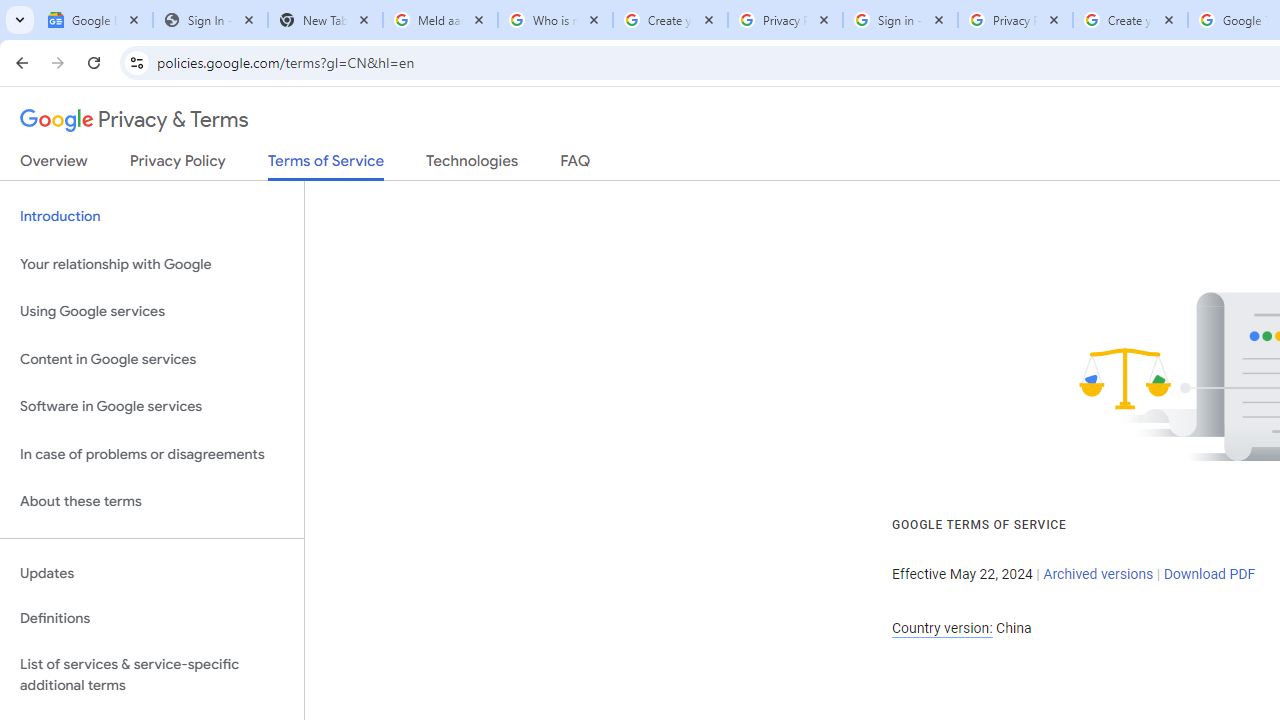  Describe the element at coordinates (325, 20) in the screenshot. I see `'New Tab'` at that location.